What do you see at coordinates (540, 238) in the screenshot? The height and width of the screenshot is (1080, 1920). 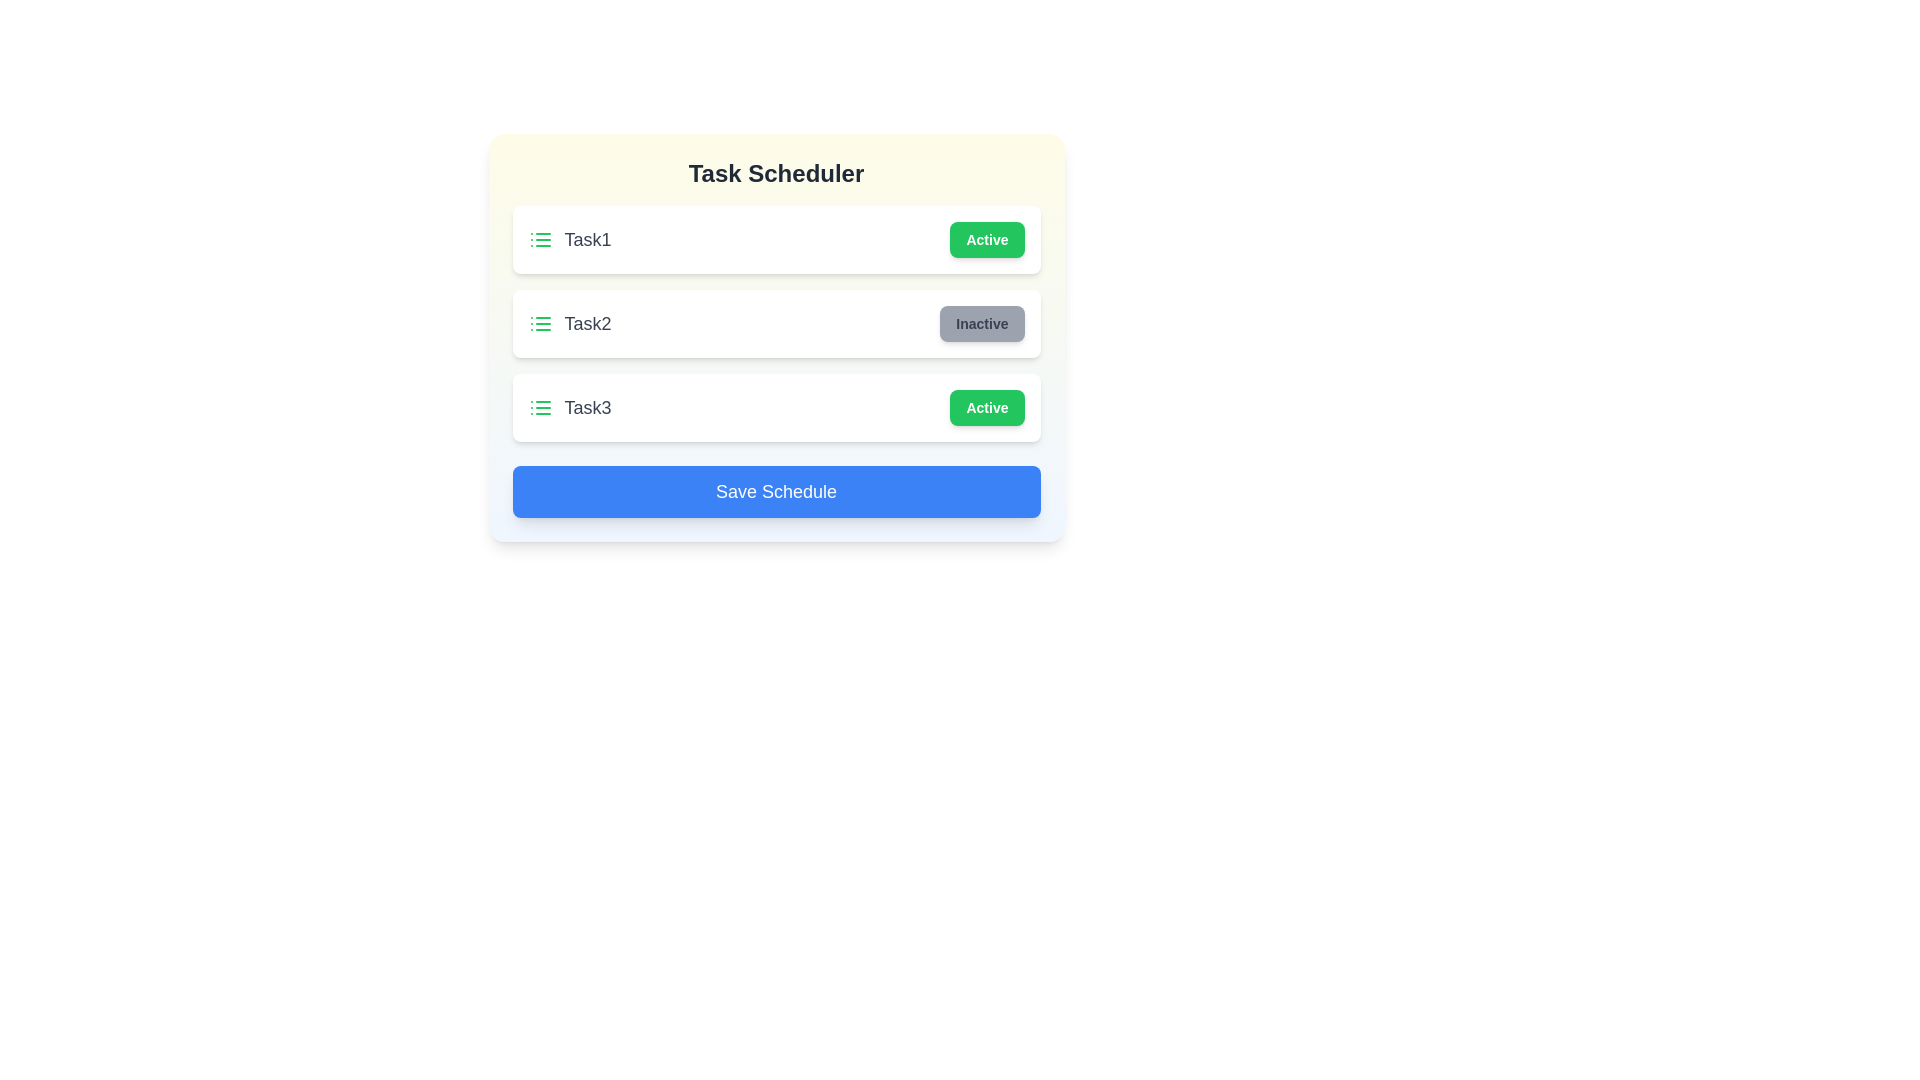 I see `the icon next to the task name Task1` at bounding box center [540, 238].